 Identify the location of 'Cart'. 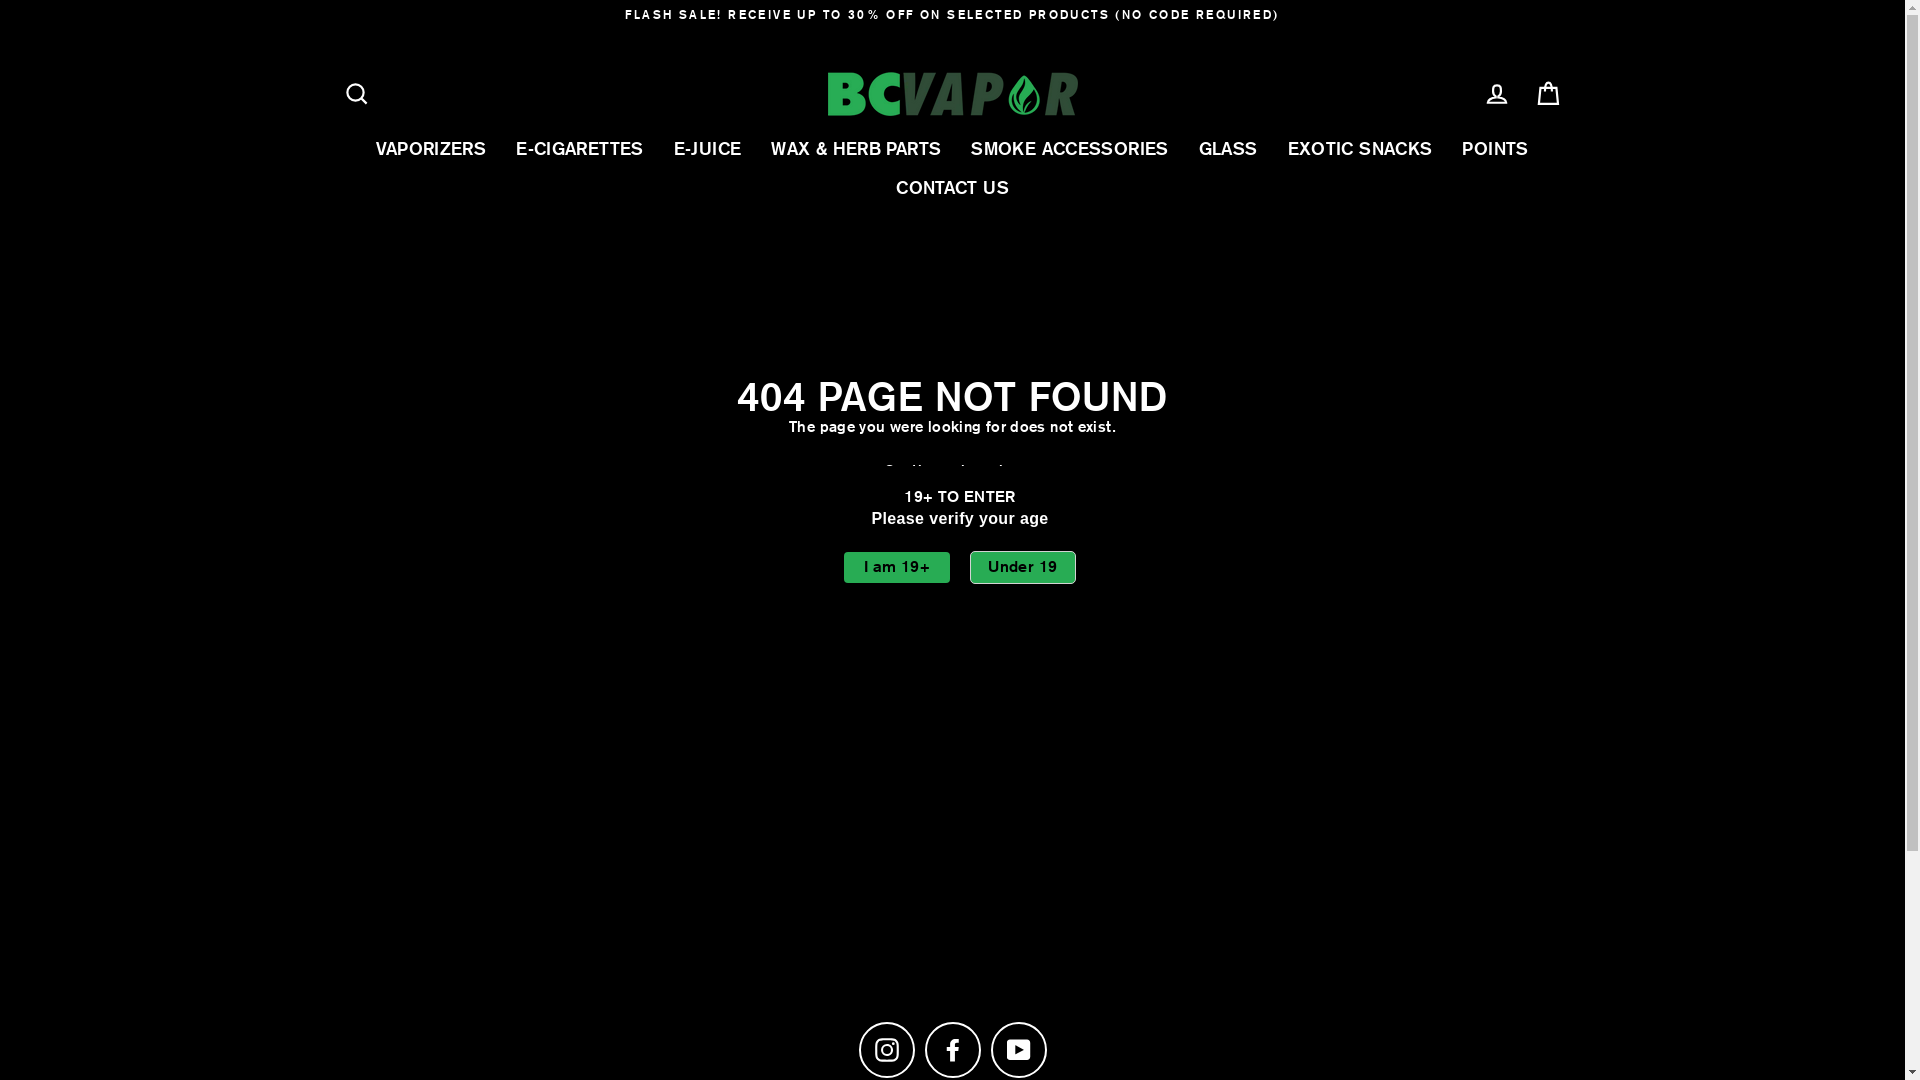
(1547, 93).